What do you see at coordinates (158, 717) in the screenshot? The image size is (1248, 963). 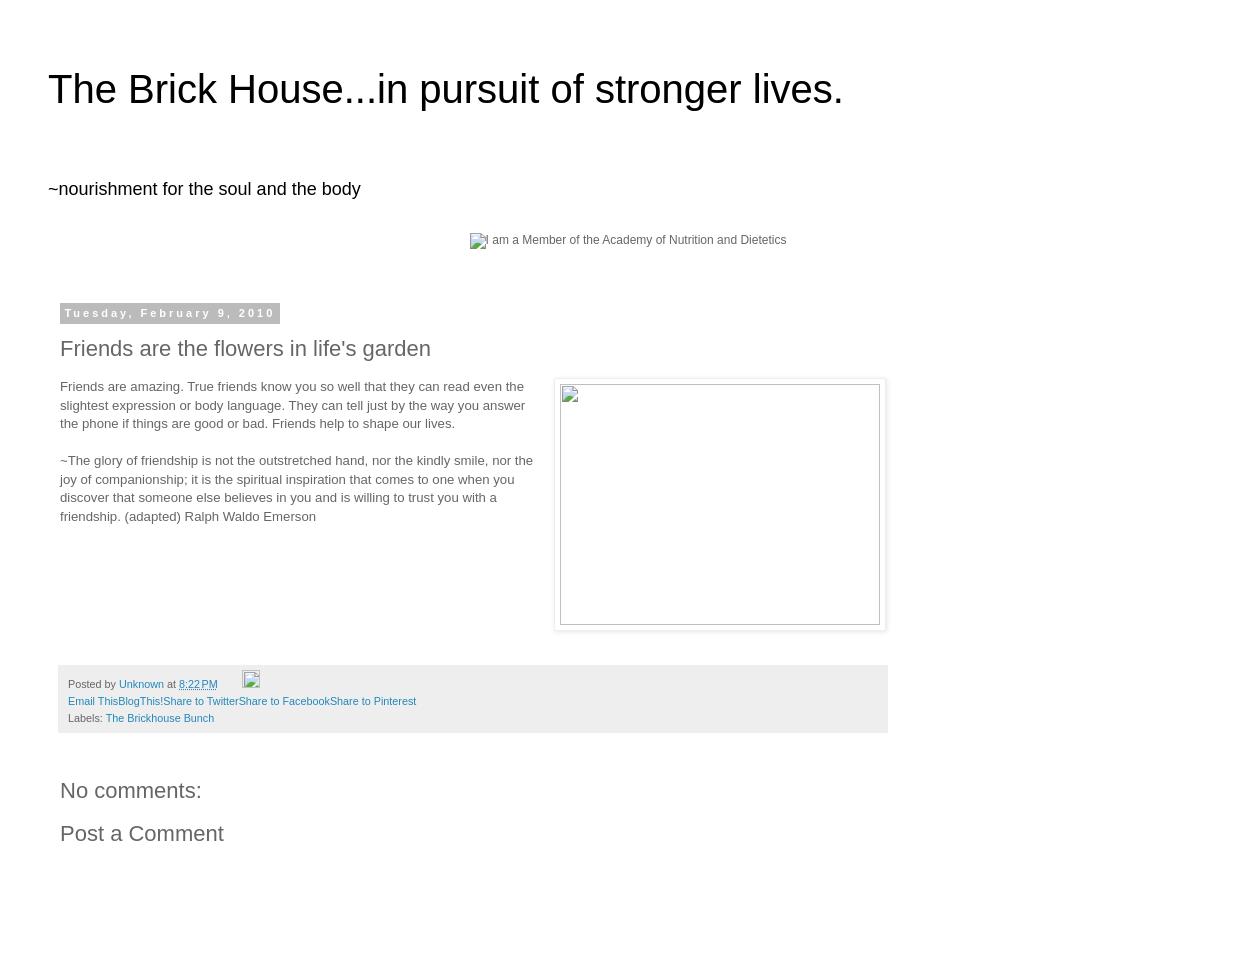 I see `'The Brickhouse Bunch'` at bounding box center [158, 717].